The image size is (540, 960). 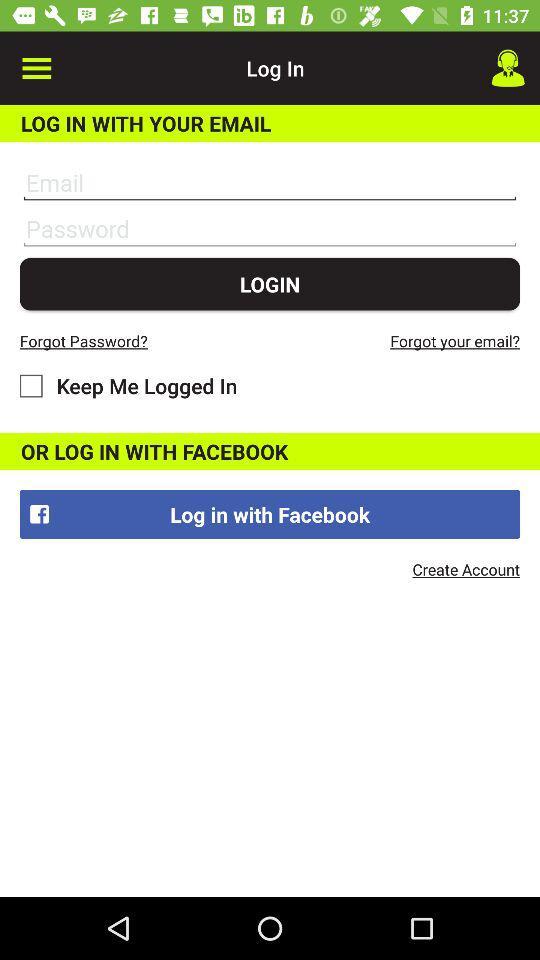 I want to click on item above log in with item, so click(x=36, y=68).